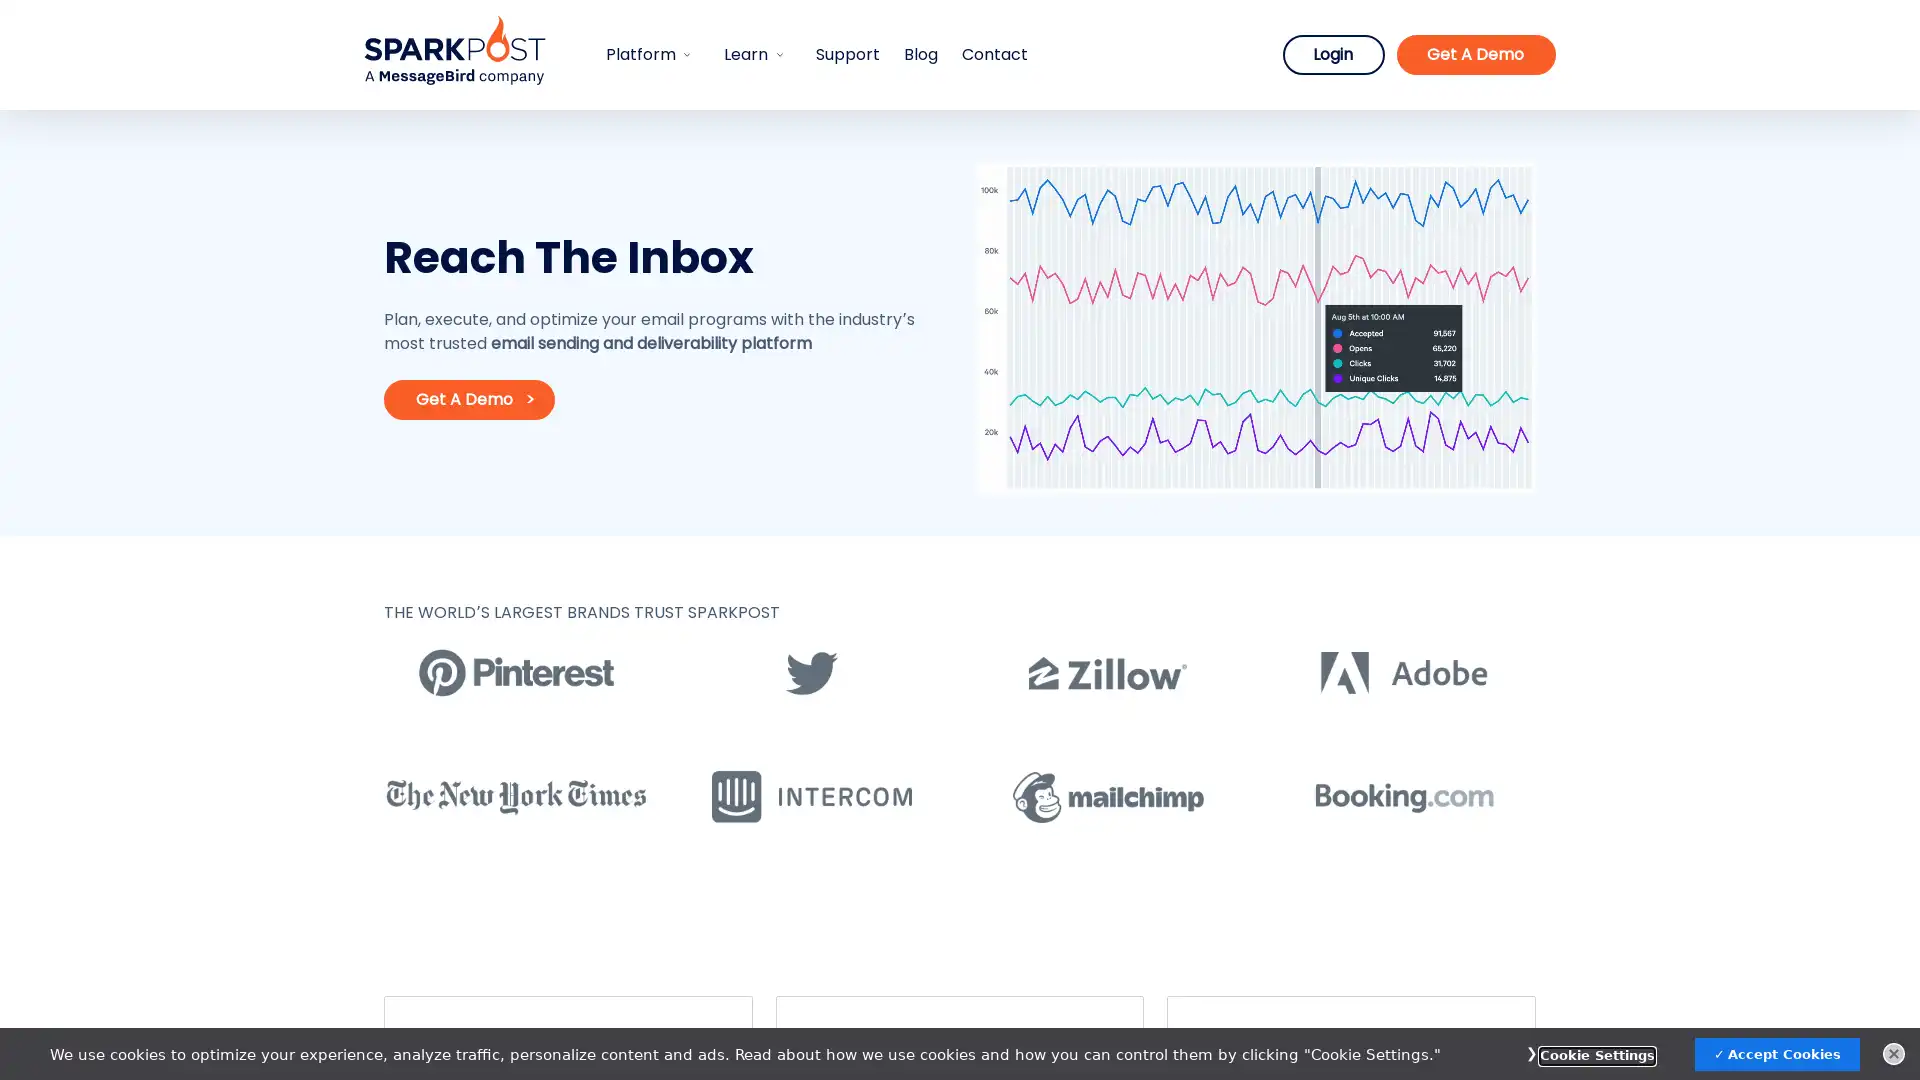  Describe the element at coordinates (689, 53) in the screenshot. I see `open sub-menu` at that location.